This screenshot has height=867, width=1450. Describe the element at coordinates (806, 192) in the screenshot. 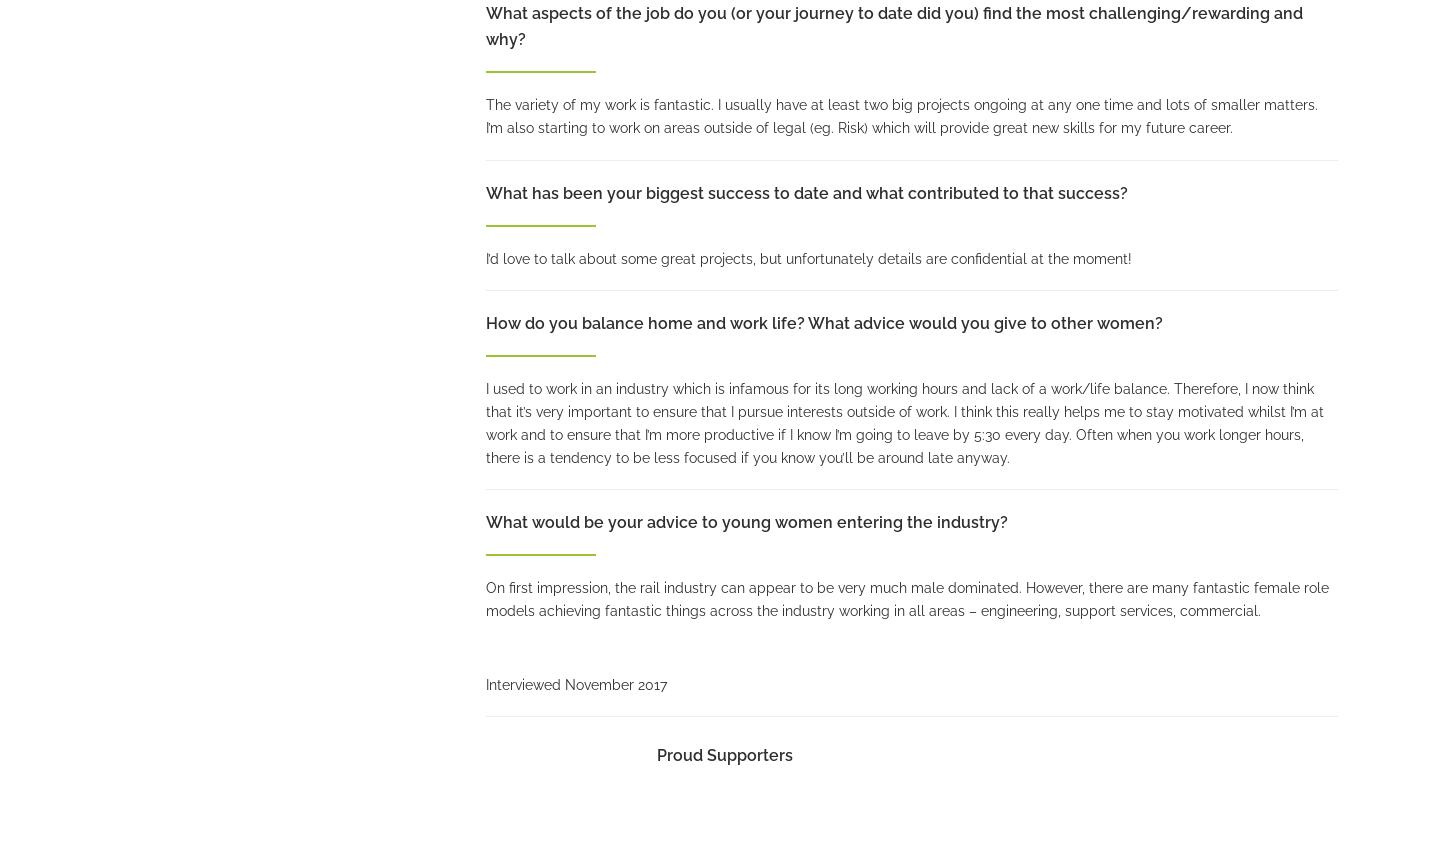

I see `'What has been your biggest success to date and what contributed to that success?'` at that location.